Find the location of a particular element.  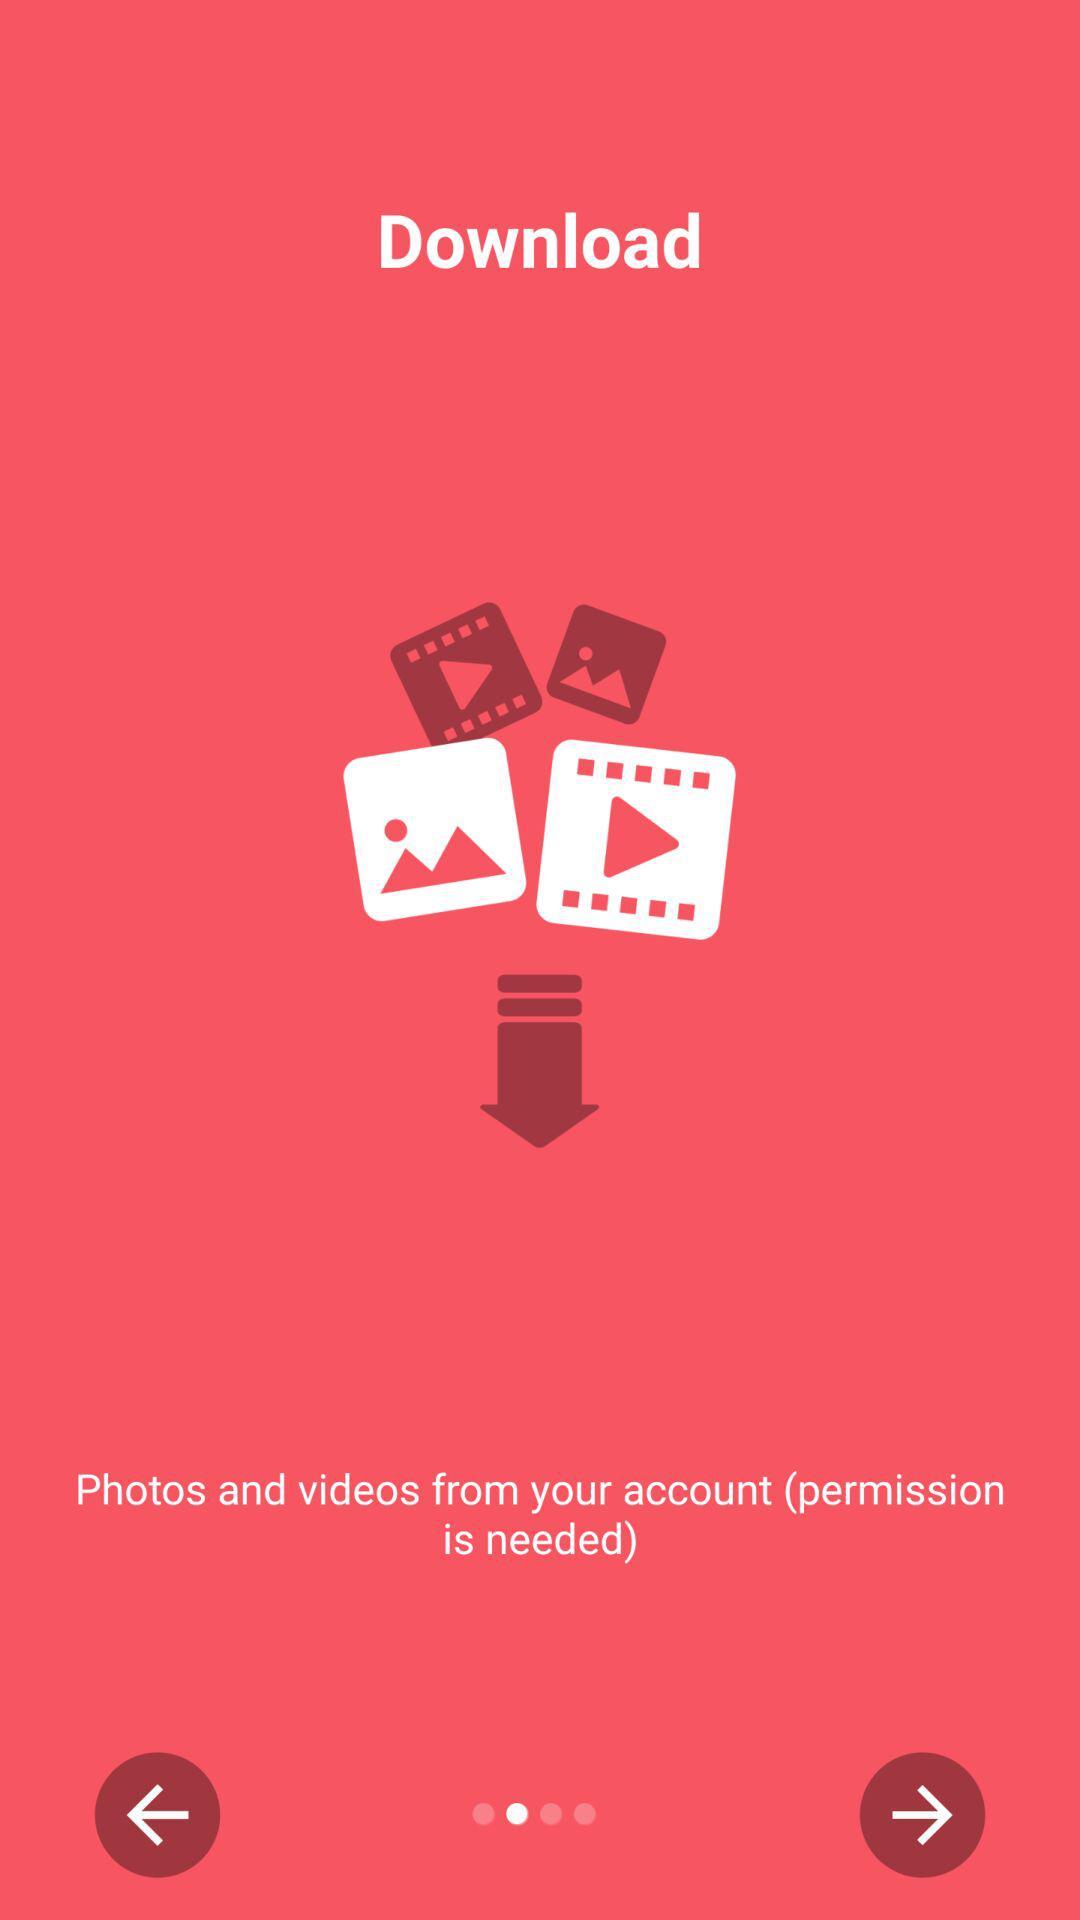

the arrow_backward icon is located at coordinates (156, 1814).